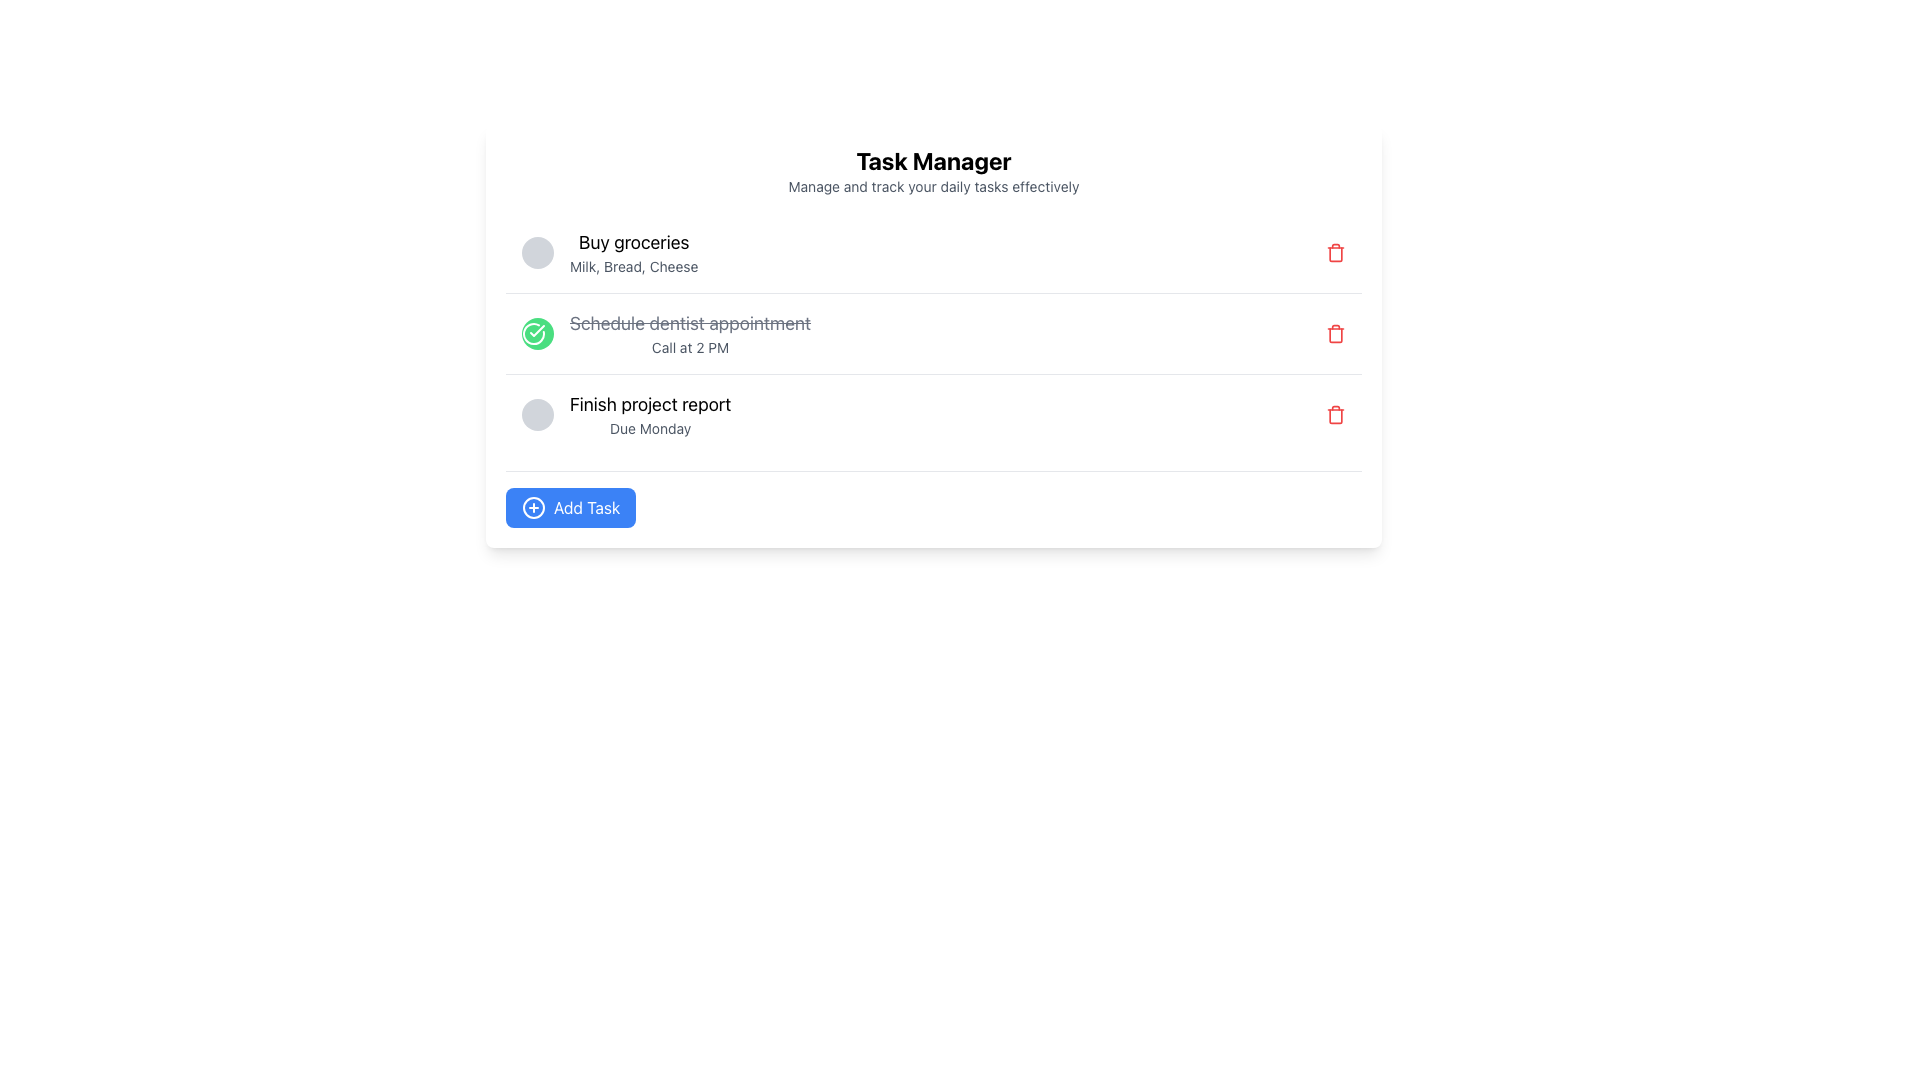 This screenshot has height=1080, width=1920. Describe the element at coordinates (533, 333) in the screenshot. I see `the circular green vector graphic that resembles a checkmark, located within the task item titled 'Schedule dentist appointment'` at that location.